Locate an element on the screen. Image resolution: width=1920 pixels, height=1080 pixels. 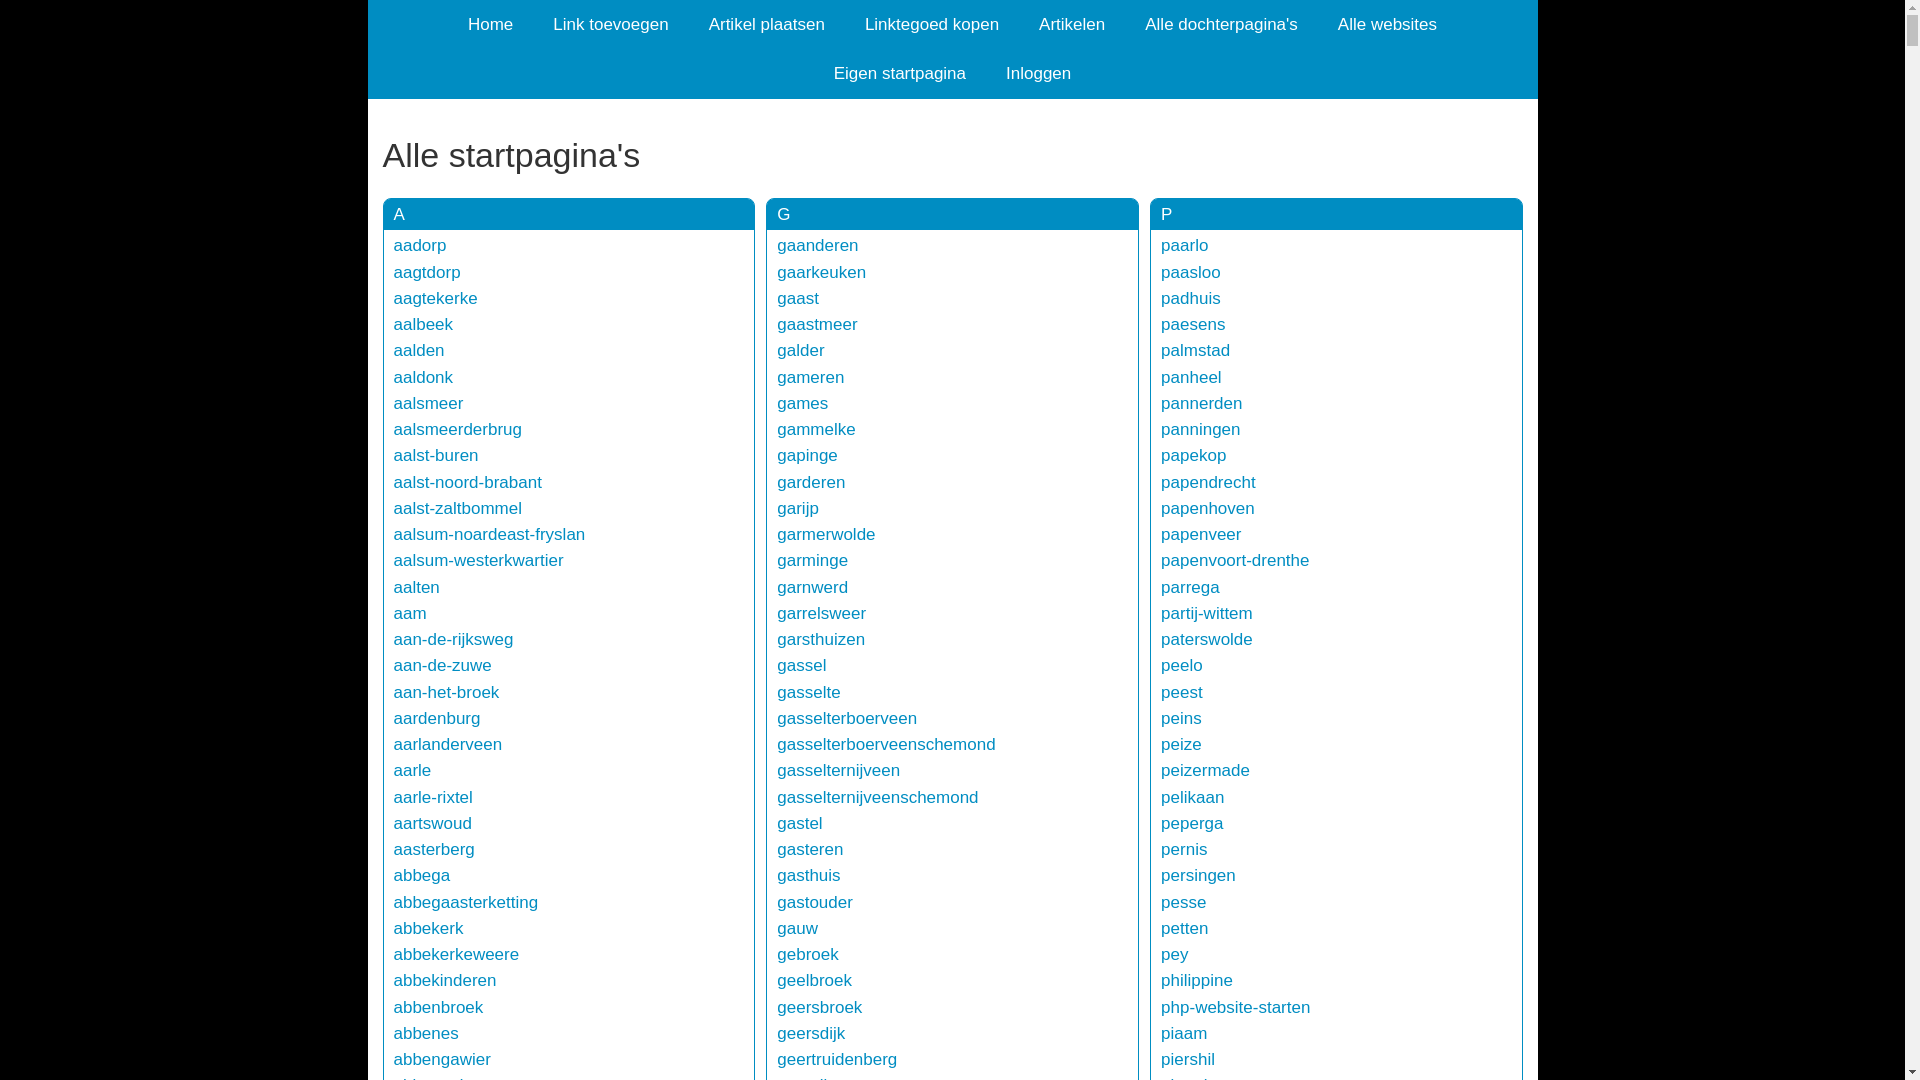
'aagtdorp' is located at coordinates (426, 272).